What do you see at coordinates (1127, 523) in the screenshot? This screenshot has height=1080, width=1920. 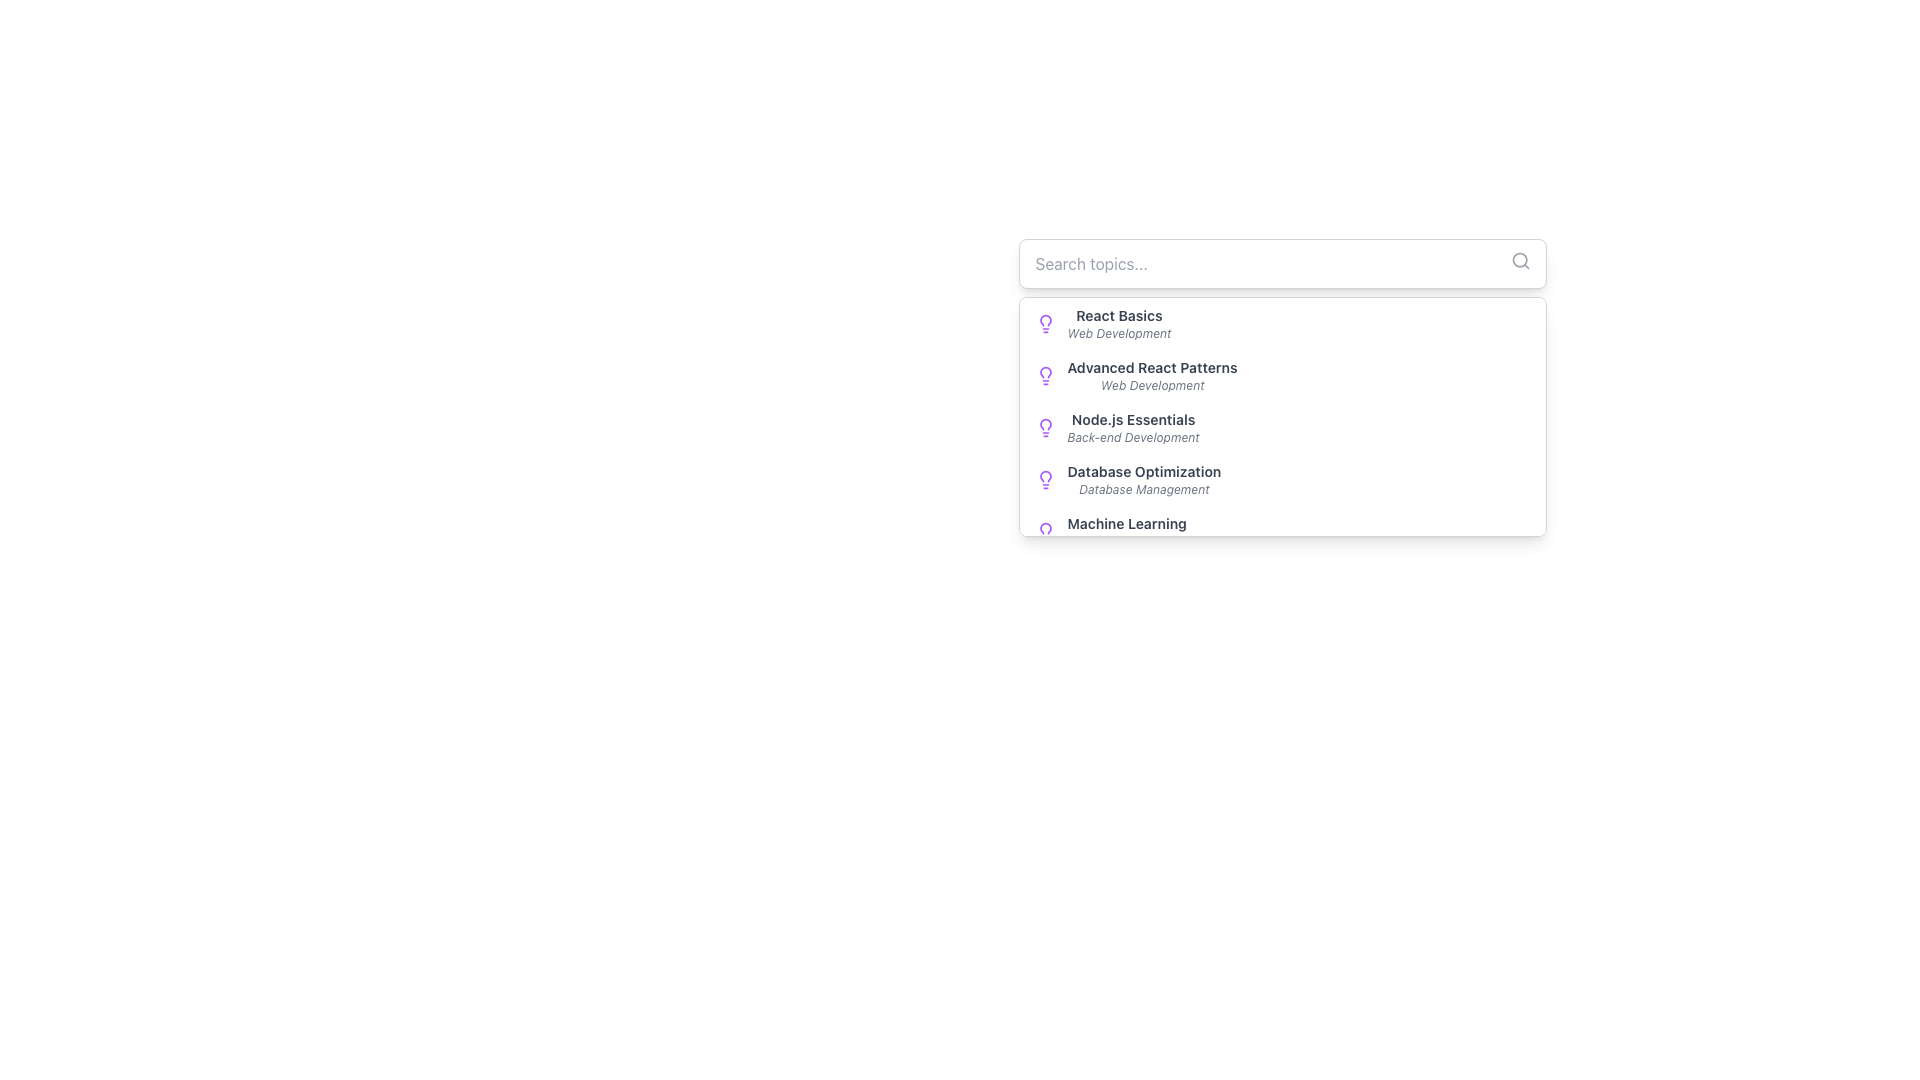 I see `the text label displaying 'Machine Learning'` at bounding box center [1127, 523].